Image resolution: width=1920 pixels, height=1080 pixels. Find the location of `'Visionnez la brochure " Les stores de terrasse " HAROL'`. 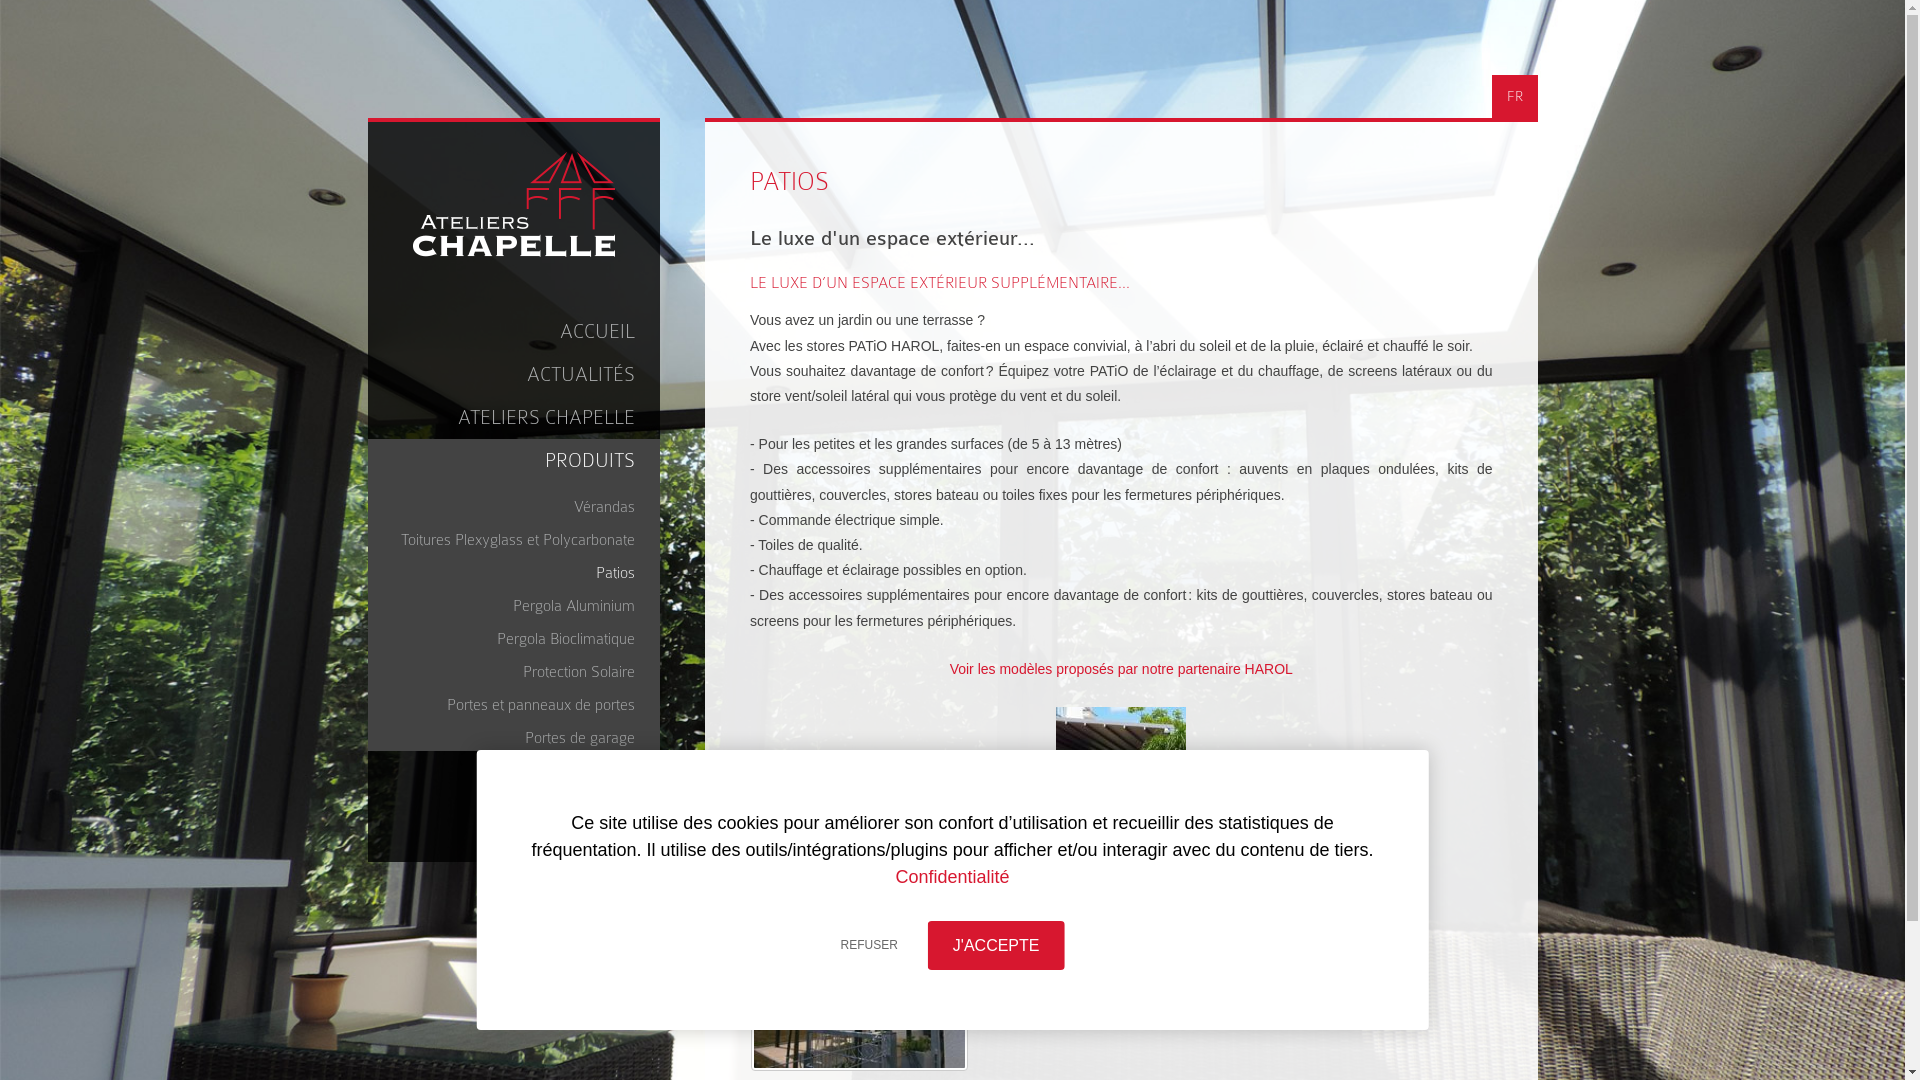

'Visionnez la brochure " Les stores de terrasse " HAROL' is located at coordinates (1121, 869).